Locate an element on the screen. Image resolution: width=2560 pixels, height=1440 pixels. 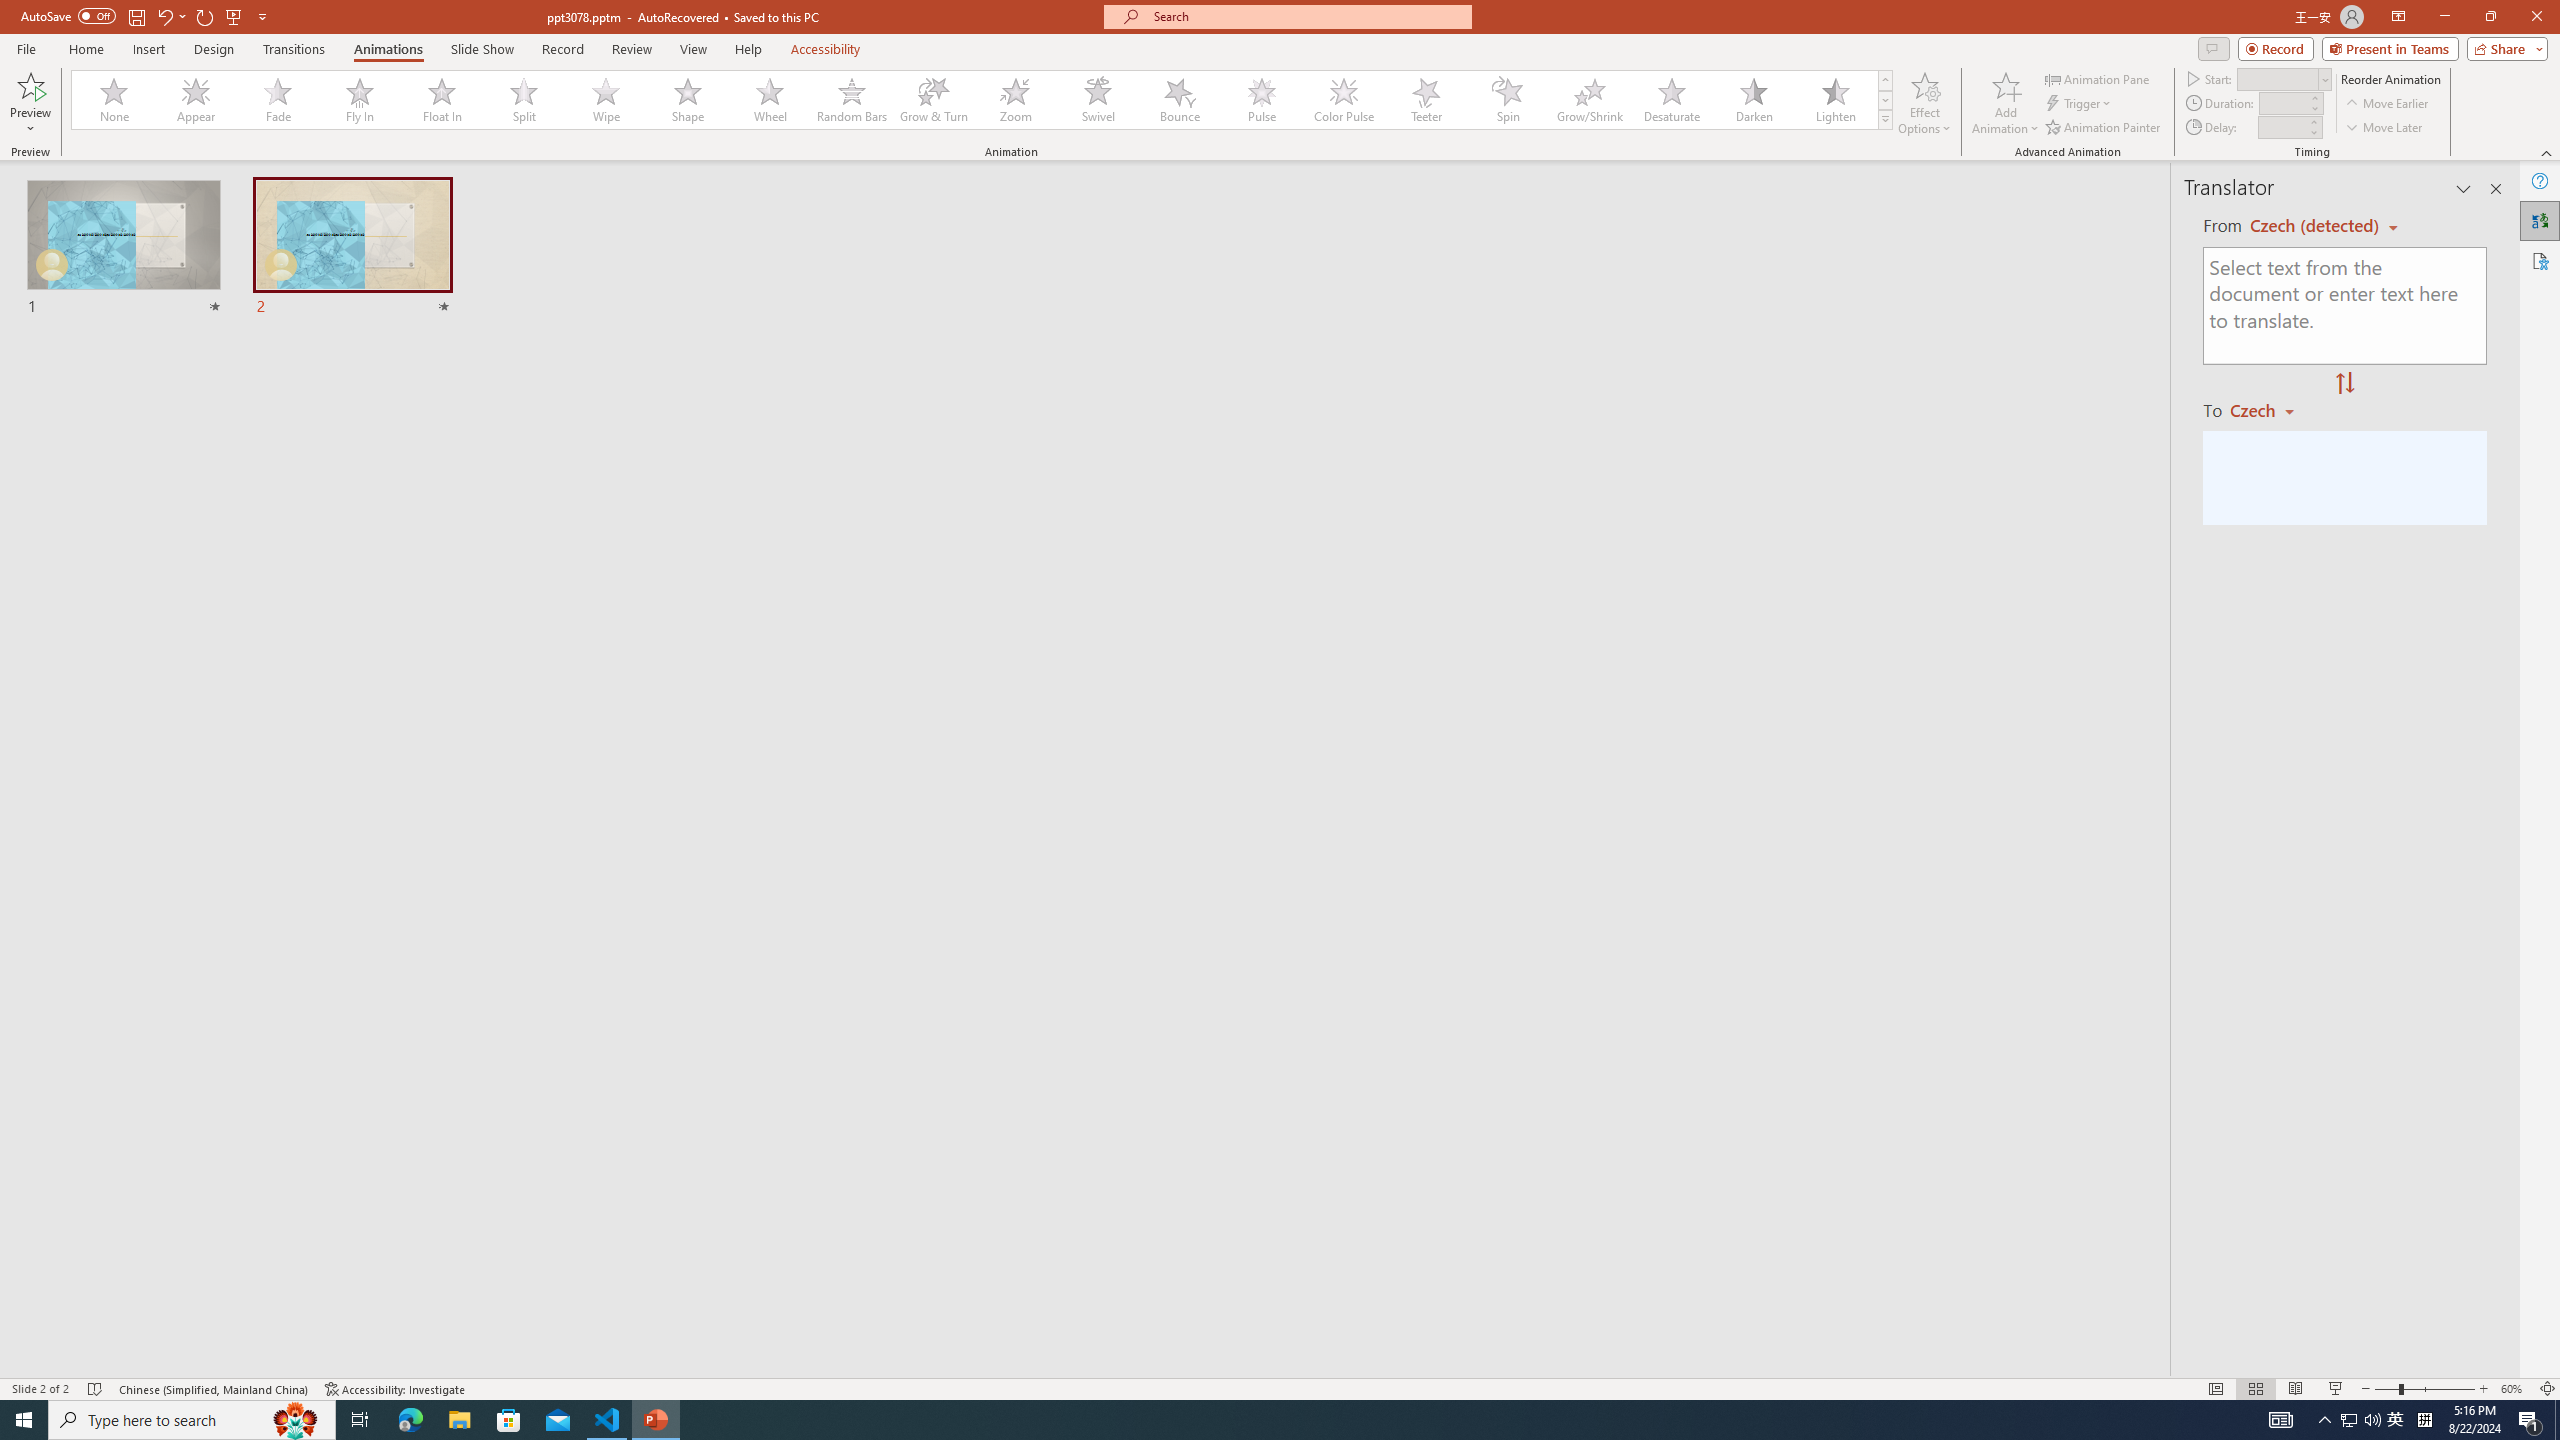
'Pulse' is located at coordinates (1261, 99).